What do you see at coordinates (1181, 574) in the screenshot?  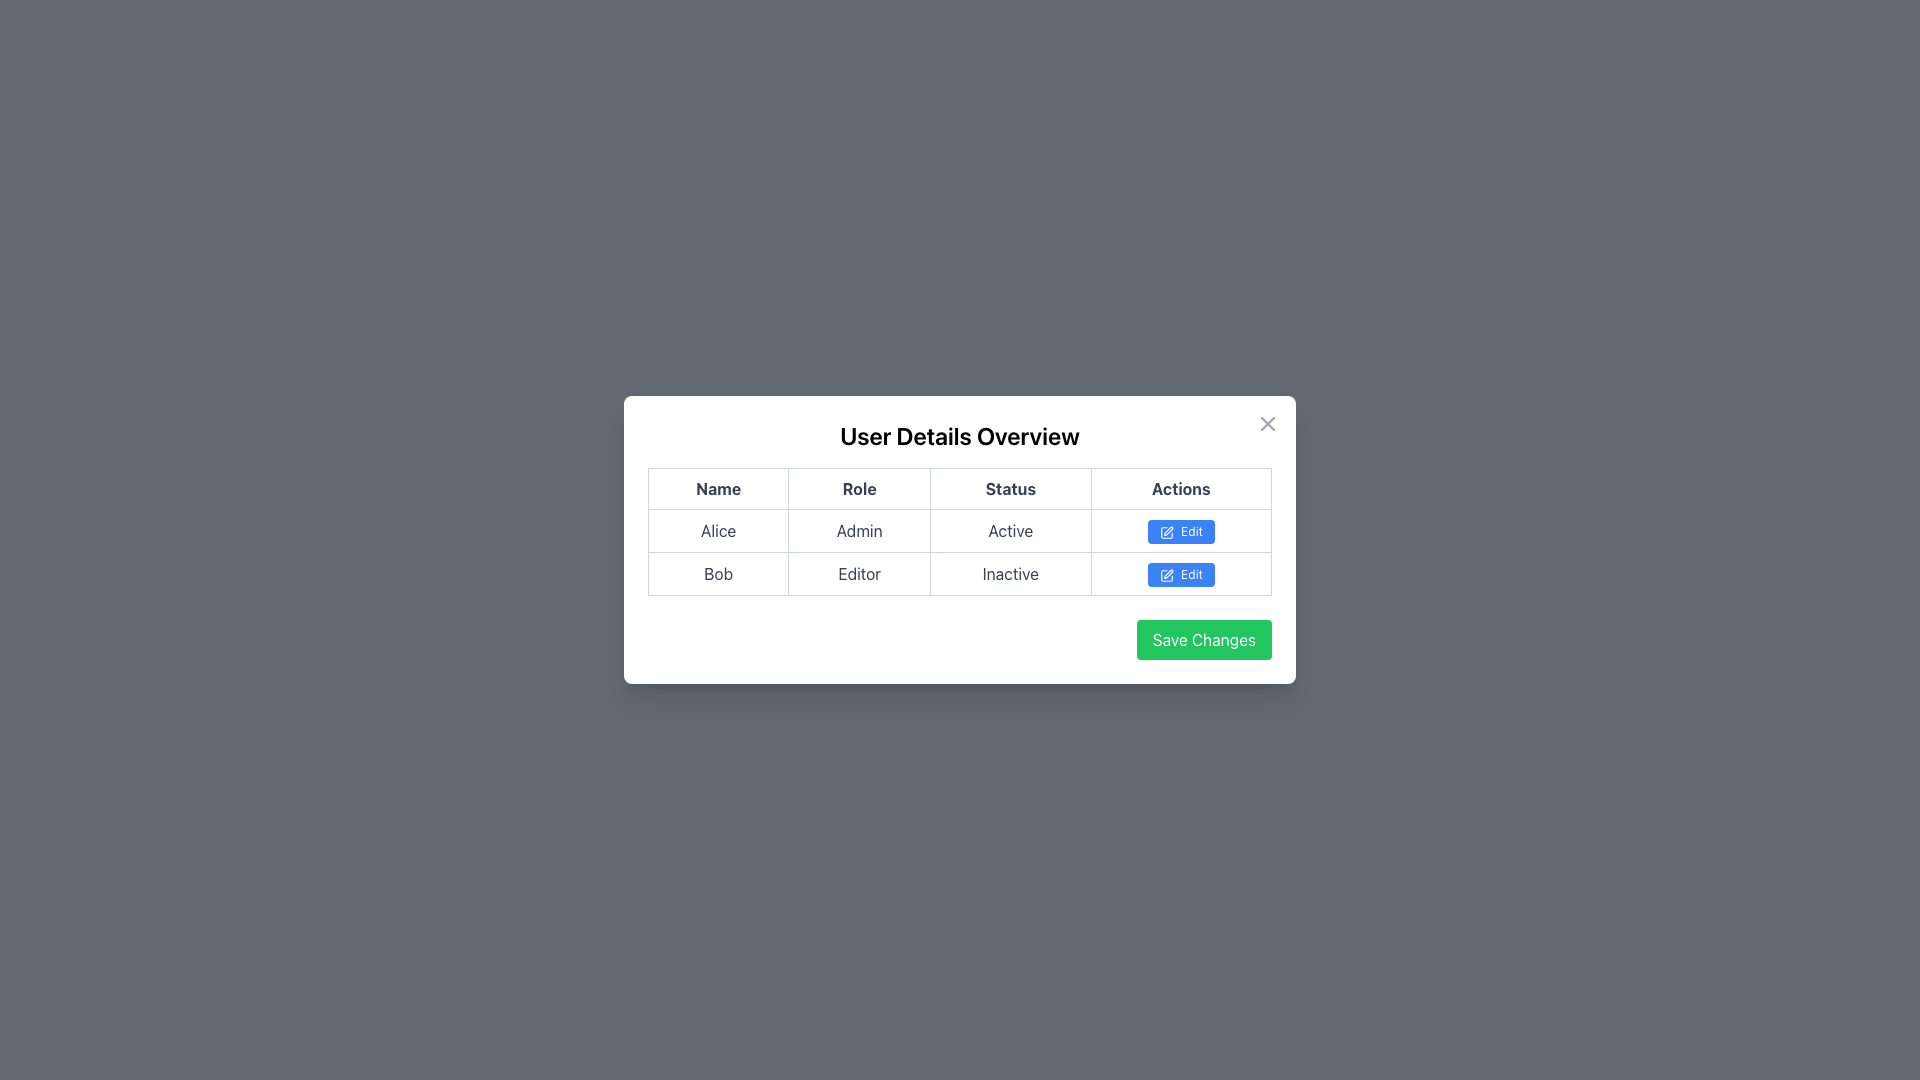 I see `the 'Edit' button with a blue background and white text located in the lower-right corner of the table, in the fourth column of the second row under the 'Actions' header` at bounding box center [1181, 574].